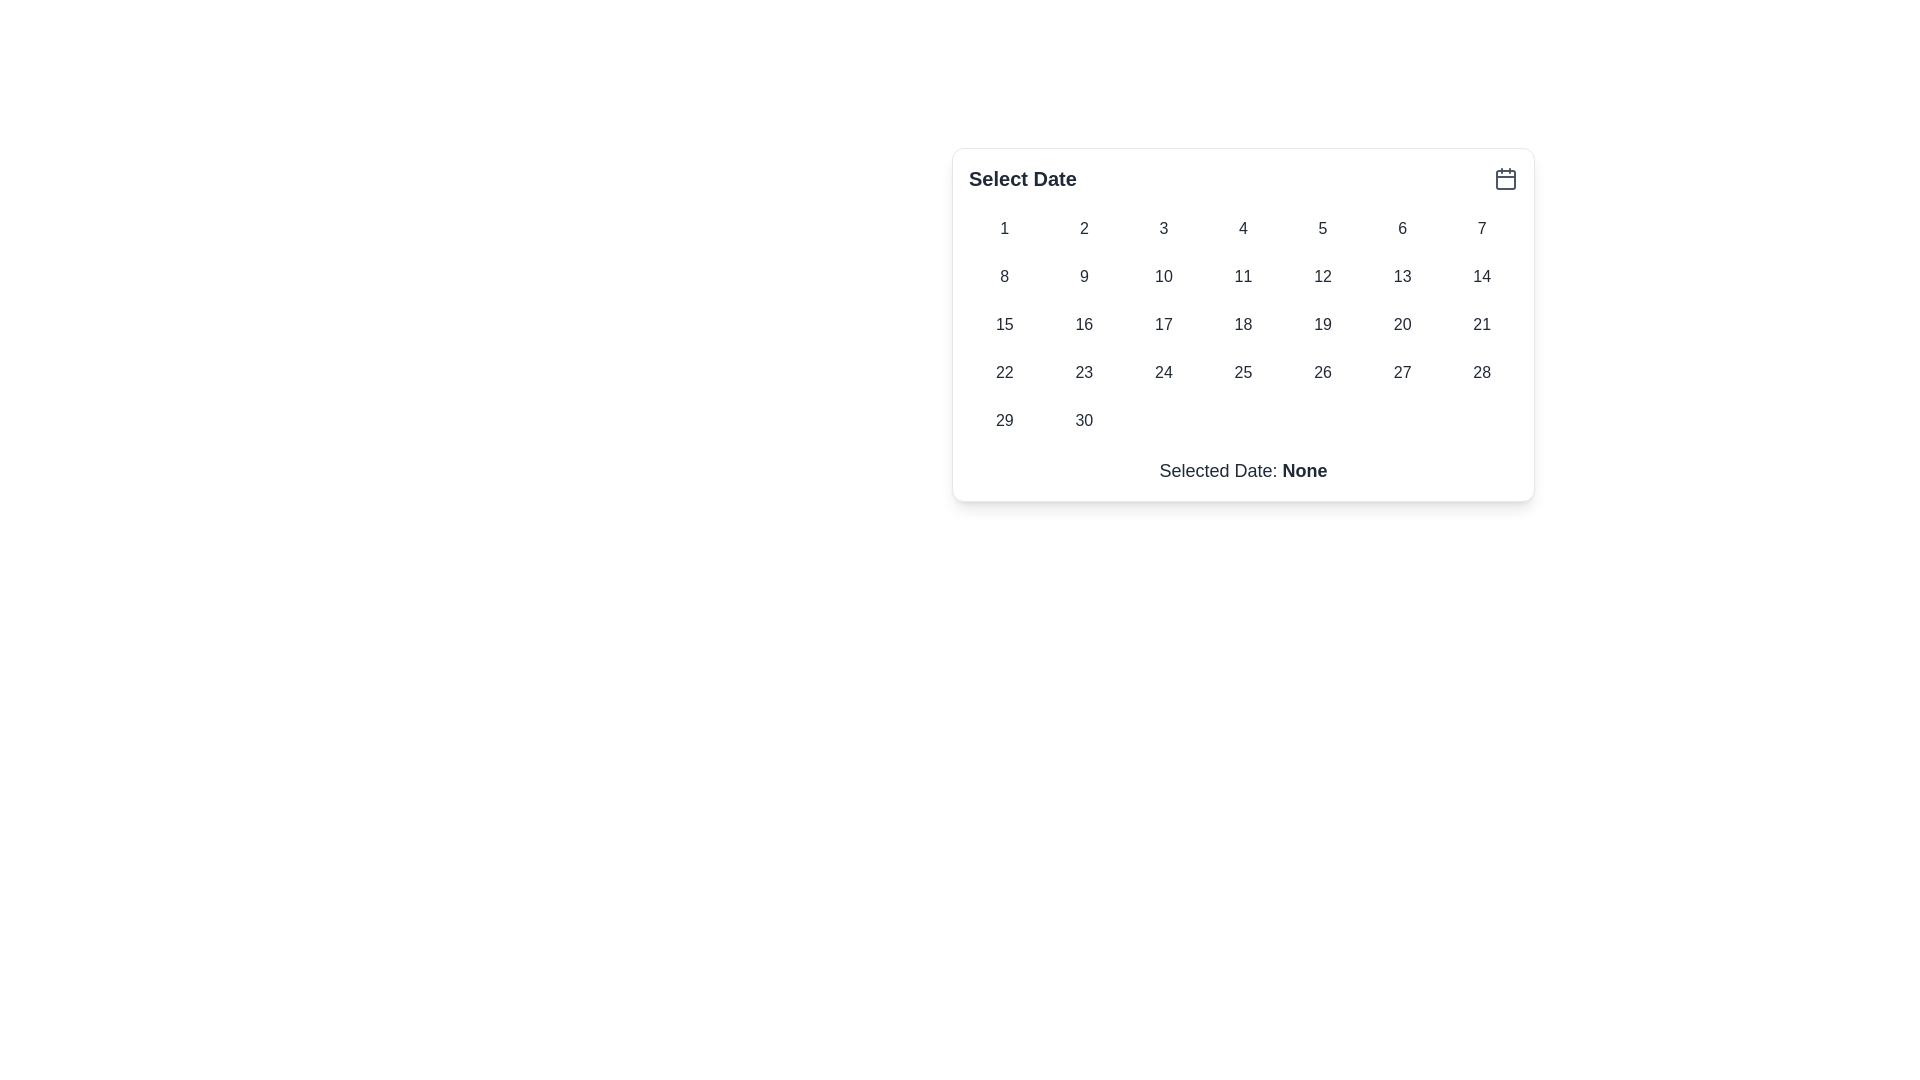 Image resolution: width=1920 pixels, height=1080 pixels. Describe the element at coordinates (1163, 373) in the screenshot. I see `the selectable day button representing the date '24' in the calendar grid` at that location.